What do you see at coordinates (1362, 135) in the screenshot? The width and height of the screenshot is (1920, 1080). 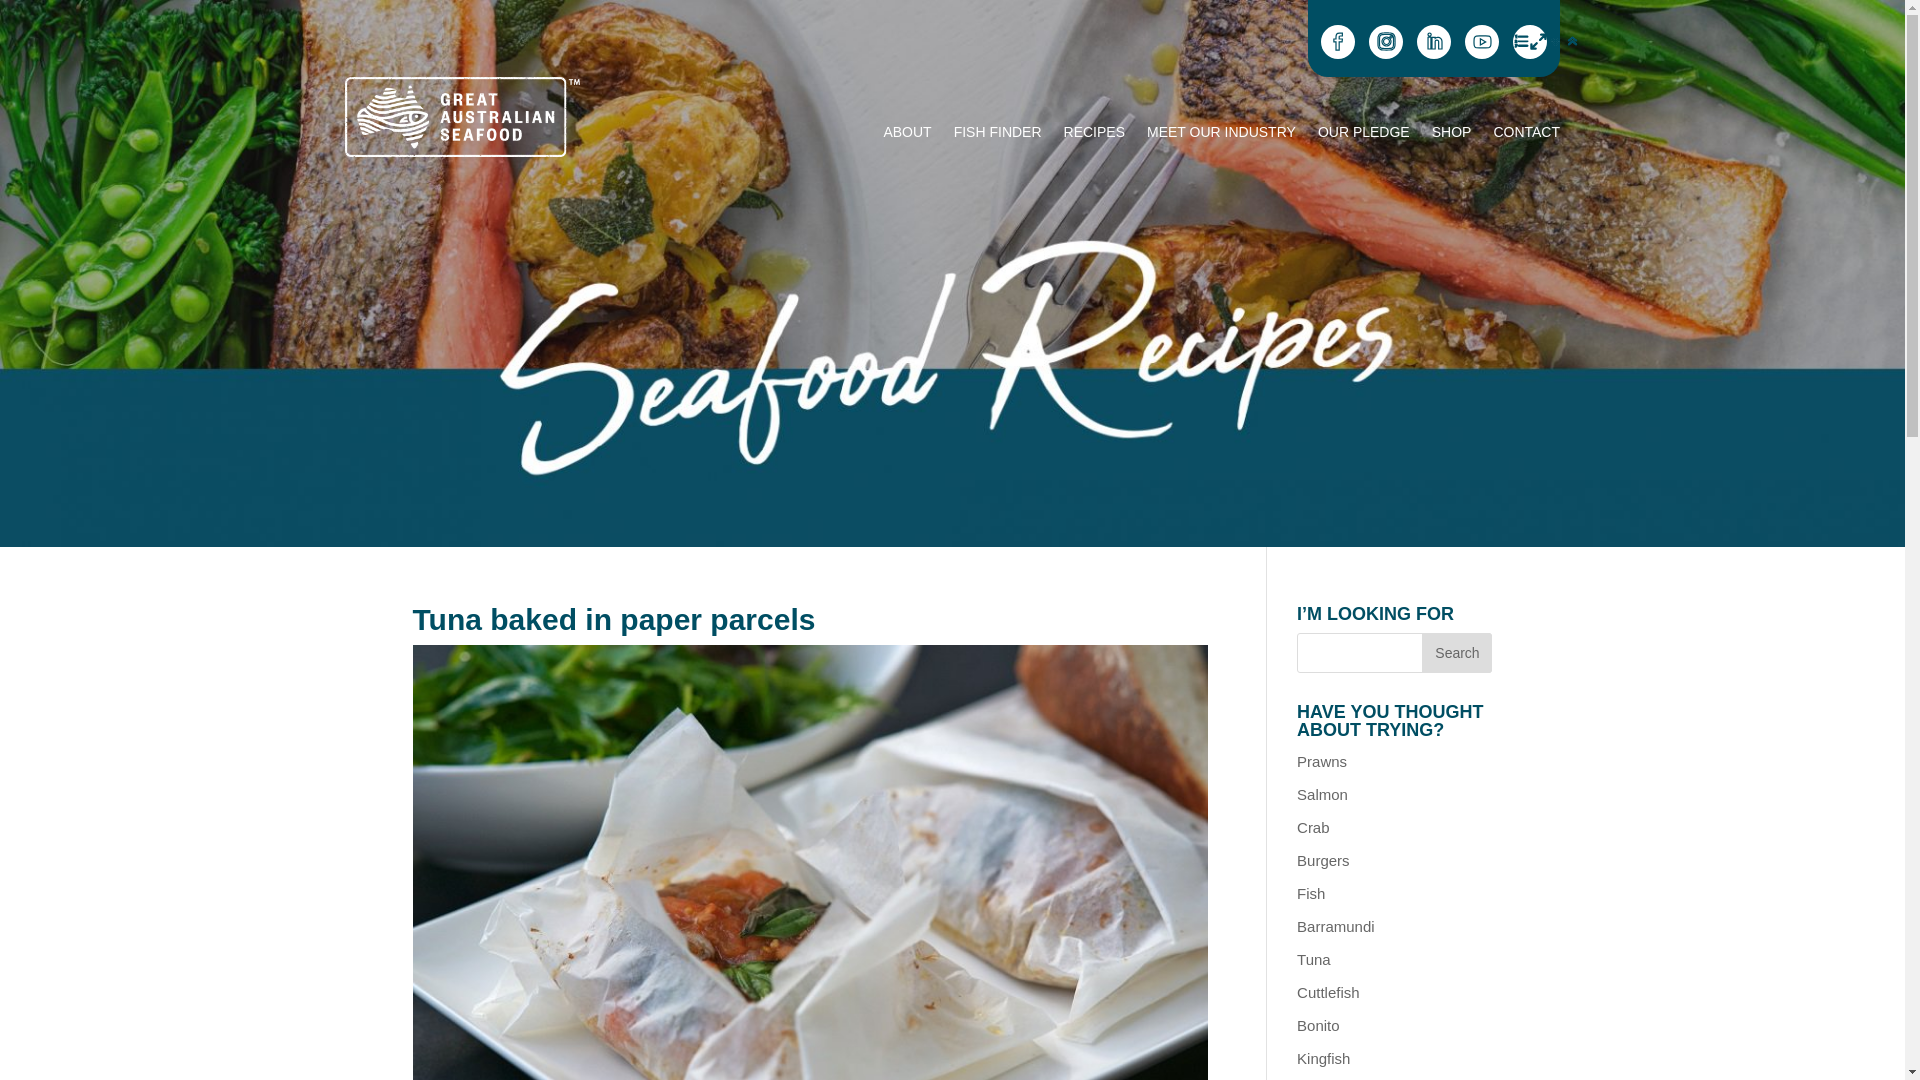 I see `'OUR PLEDGE'` at bounding box center [1362, 135].